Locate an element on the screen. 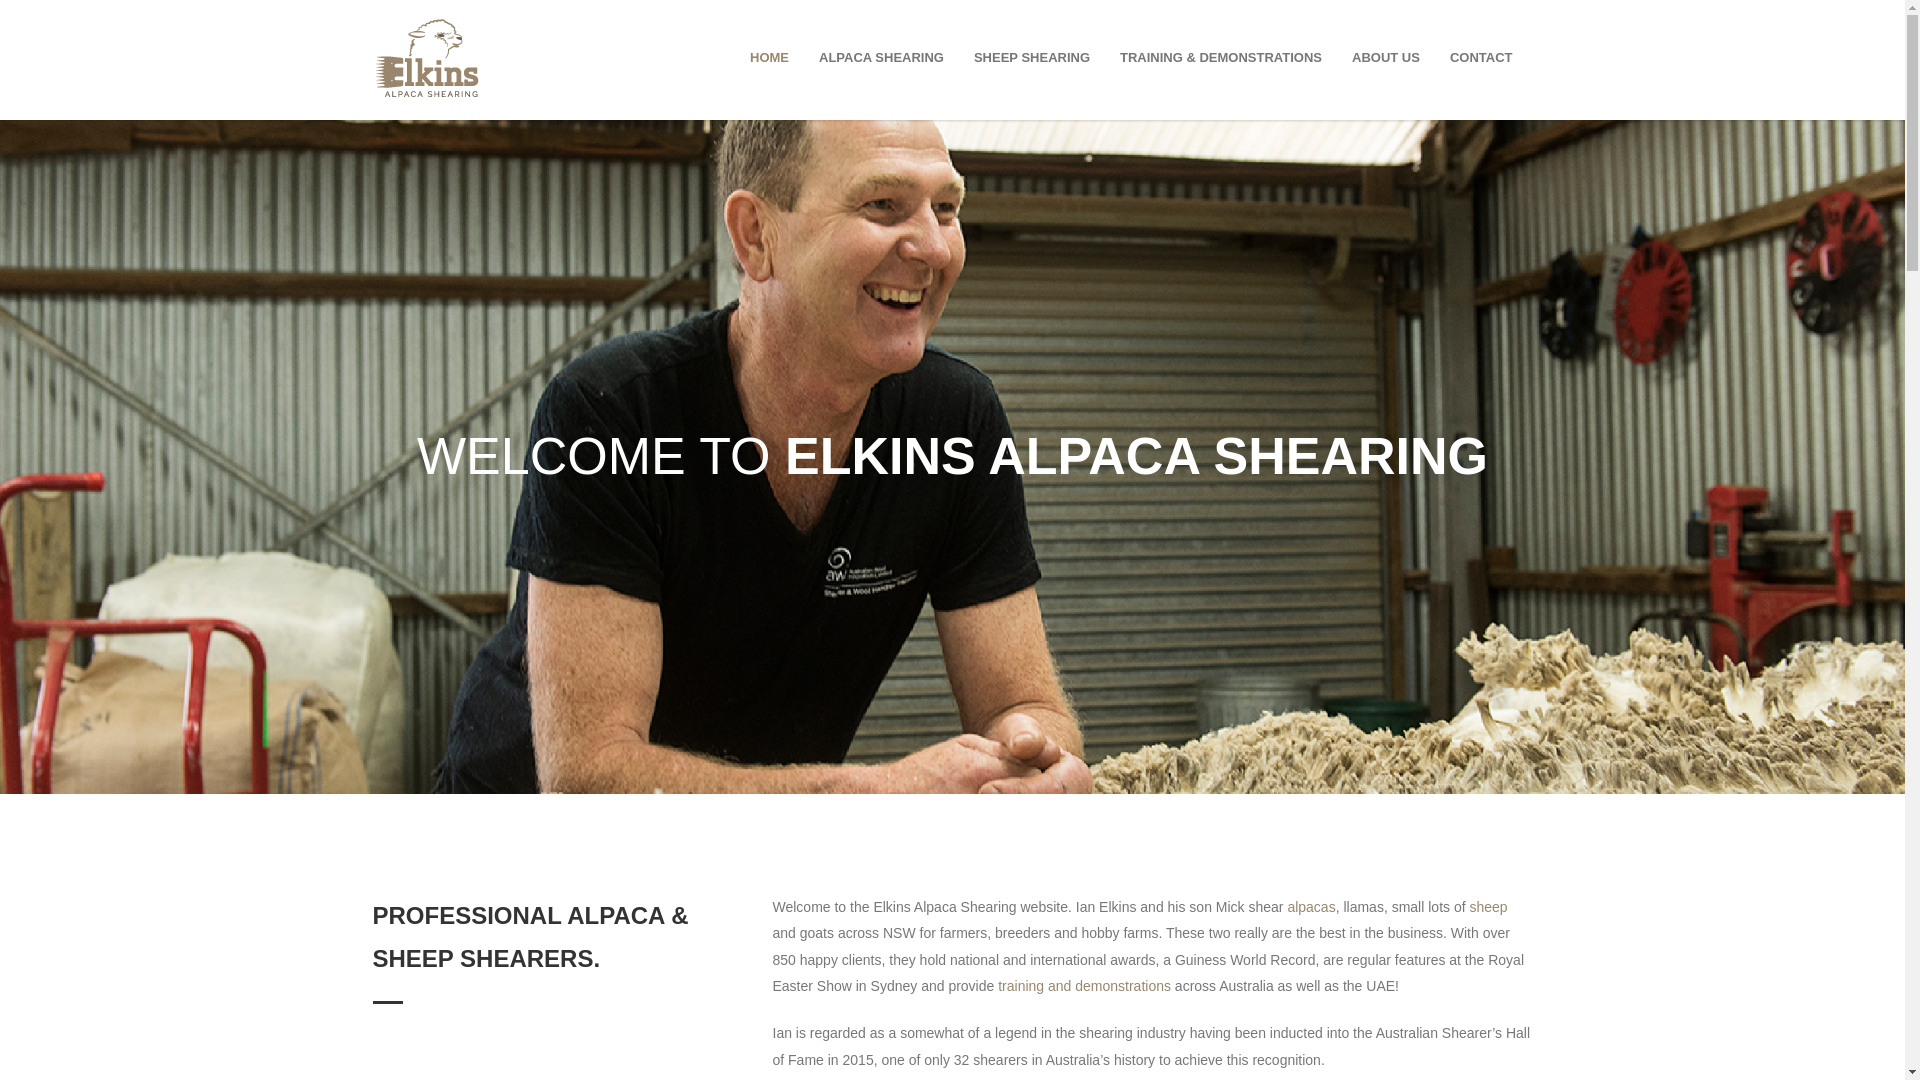  'CONTACT' is located at coordinates (1434, 56).